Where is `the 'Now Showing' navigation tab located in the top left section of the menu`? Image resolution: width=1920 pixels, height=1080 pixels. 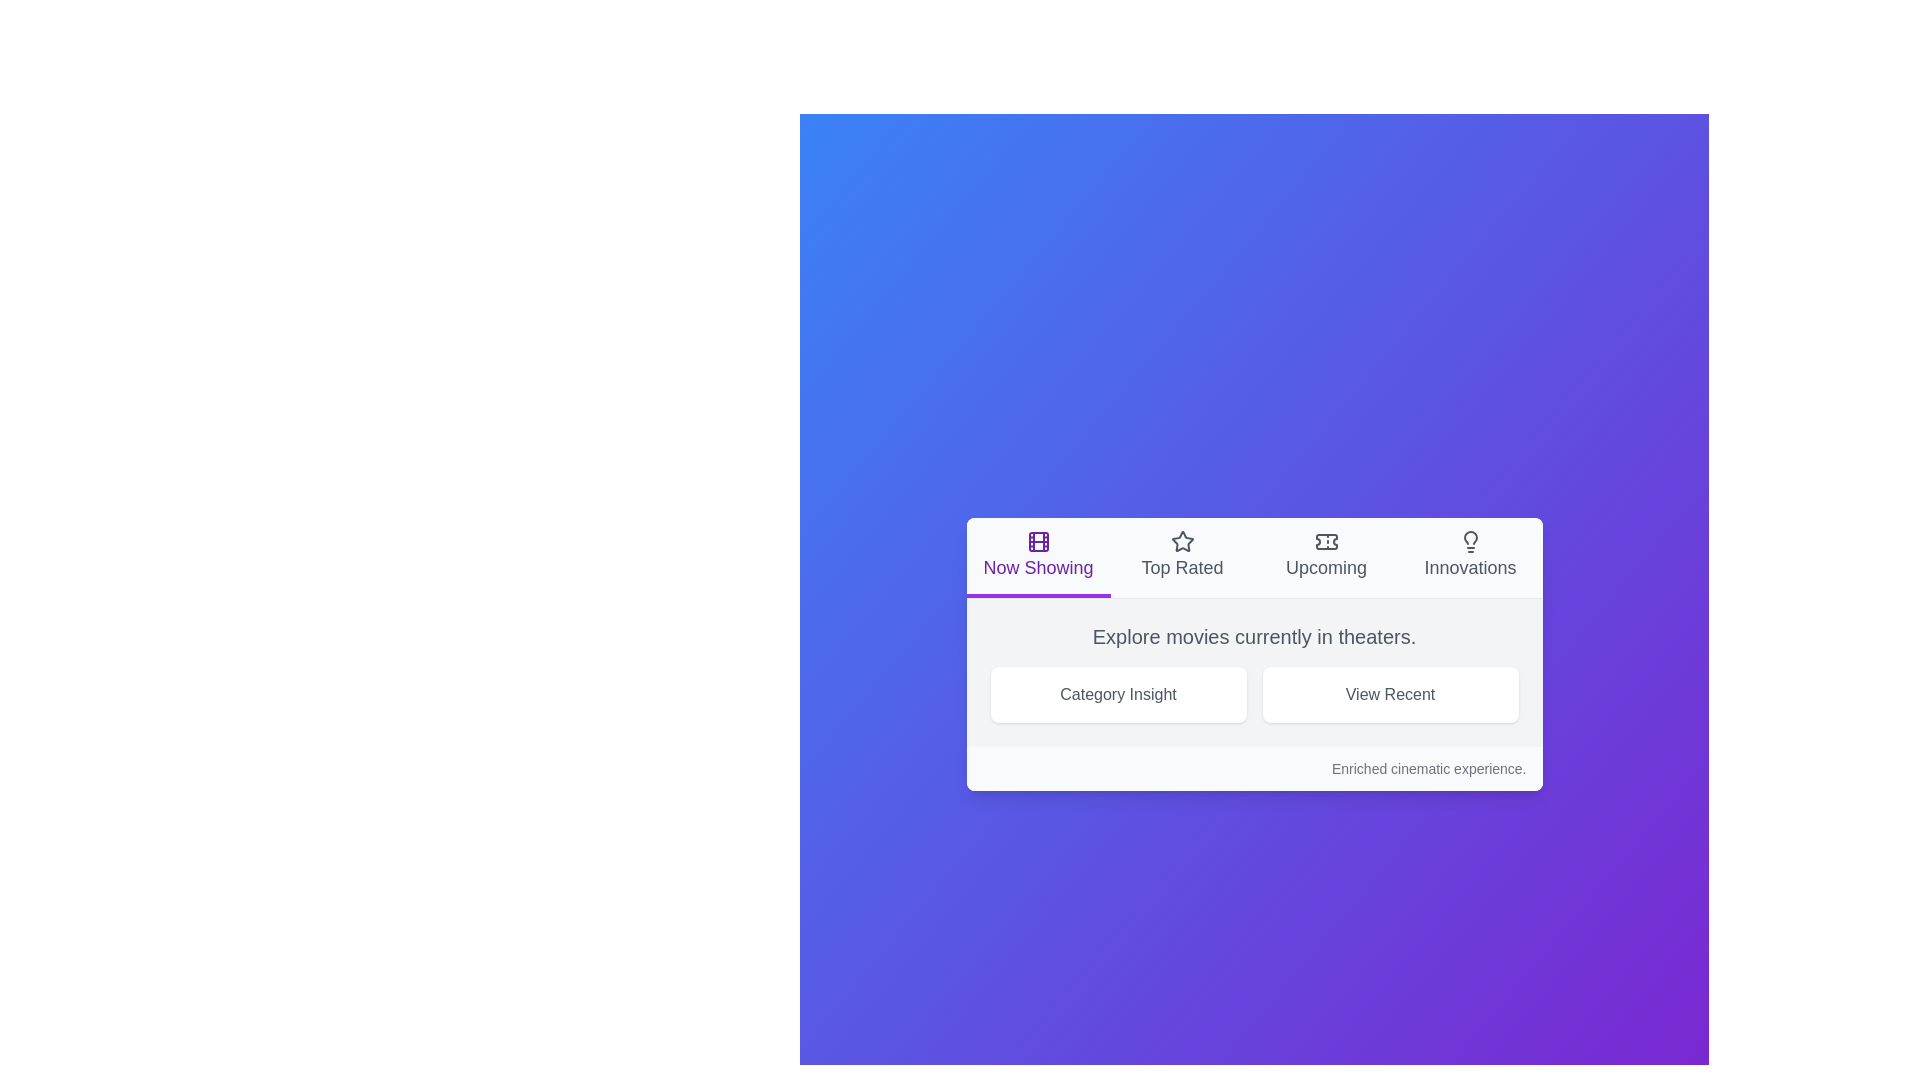 the 'Now Showing' navigation tab located in the top left section of the menu is located at coordinates (1253, 558).